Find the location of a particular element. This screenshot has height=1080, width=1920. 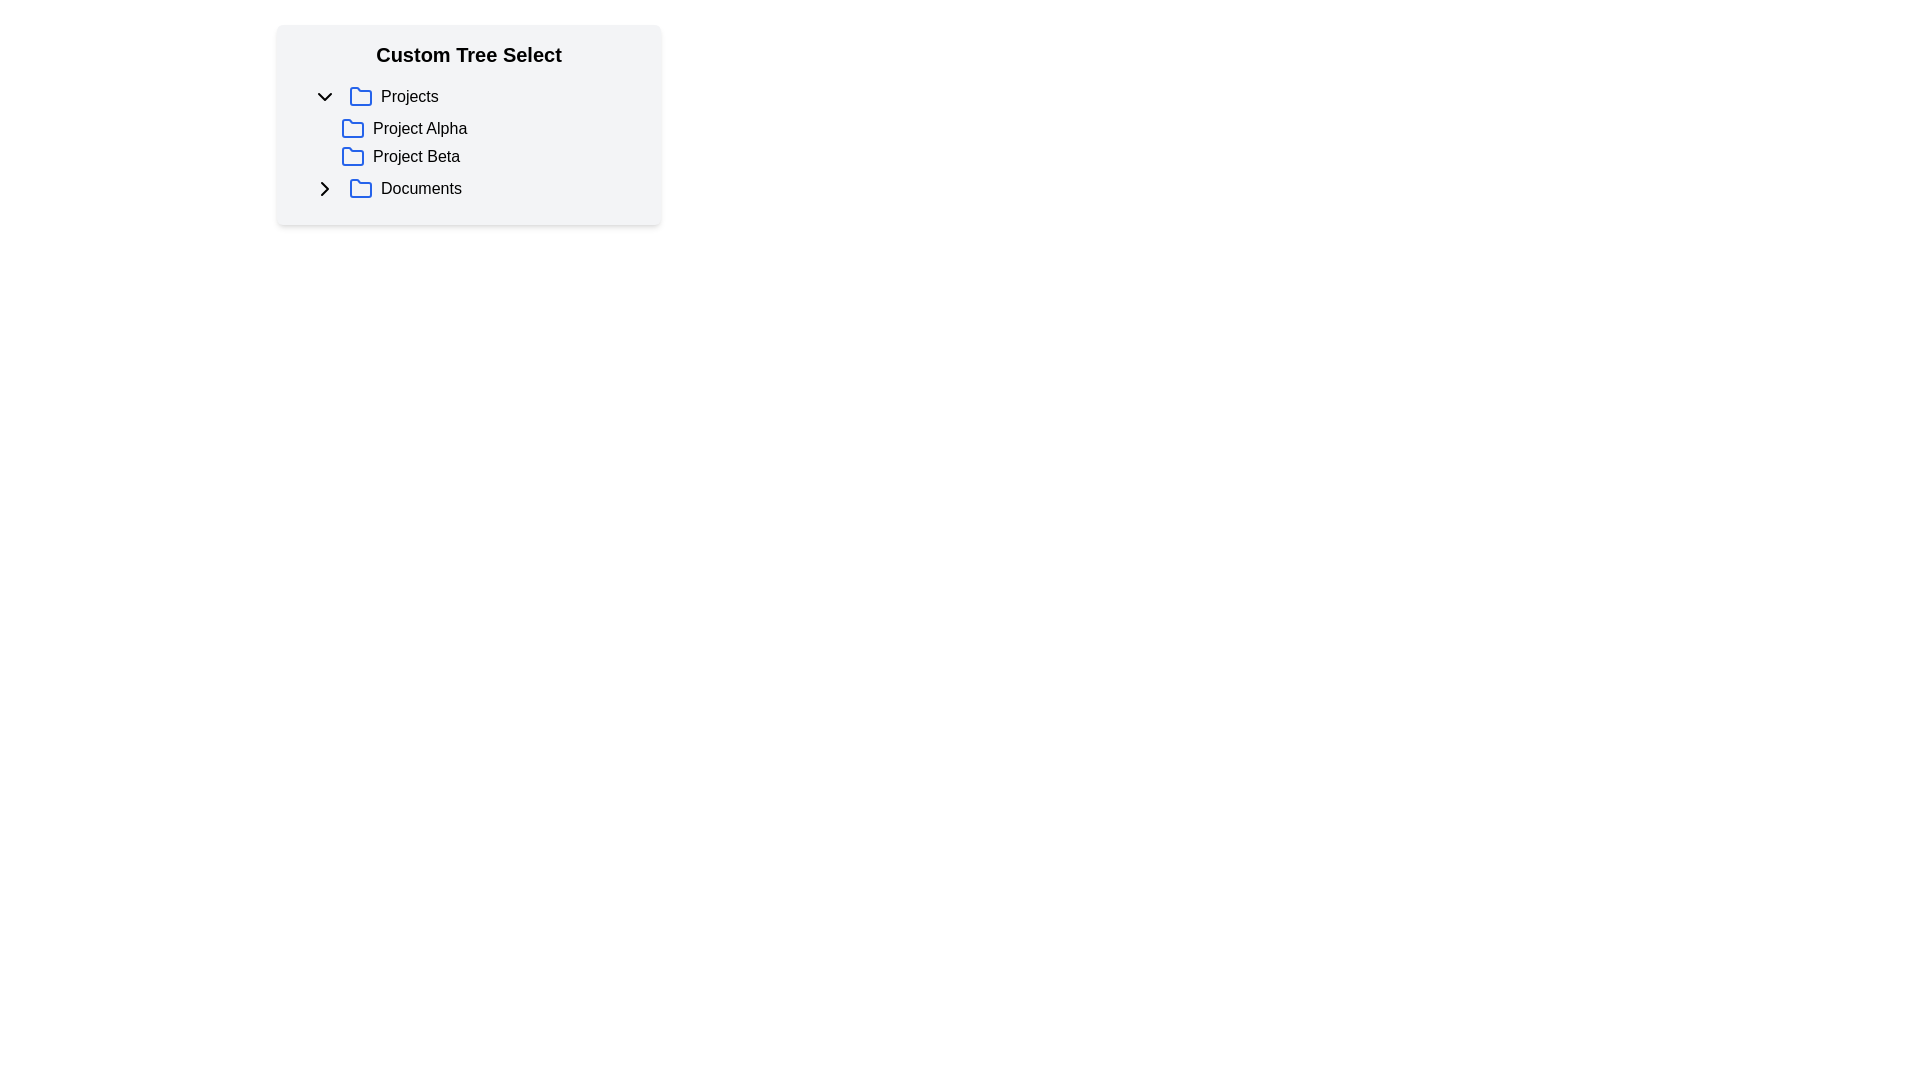

the 'Documents' folder item is located at coordinates (475, 189).